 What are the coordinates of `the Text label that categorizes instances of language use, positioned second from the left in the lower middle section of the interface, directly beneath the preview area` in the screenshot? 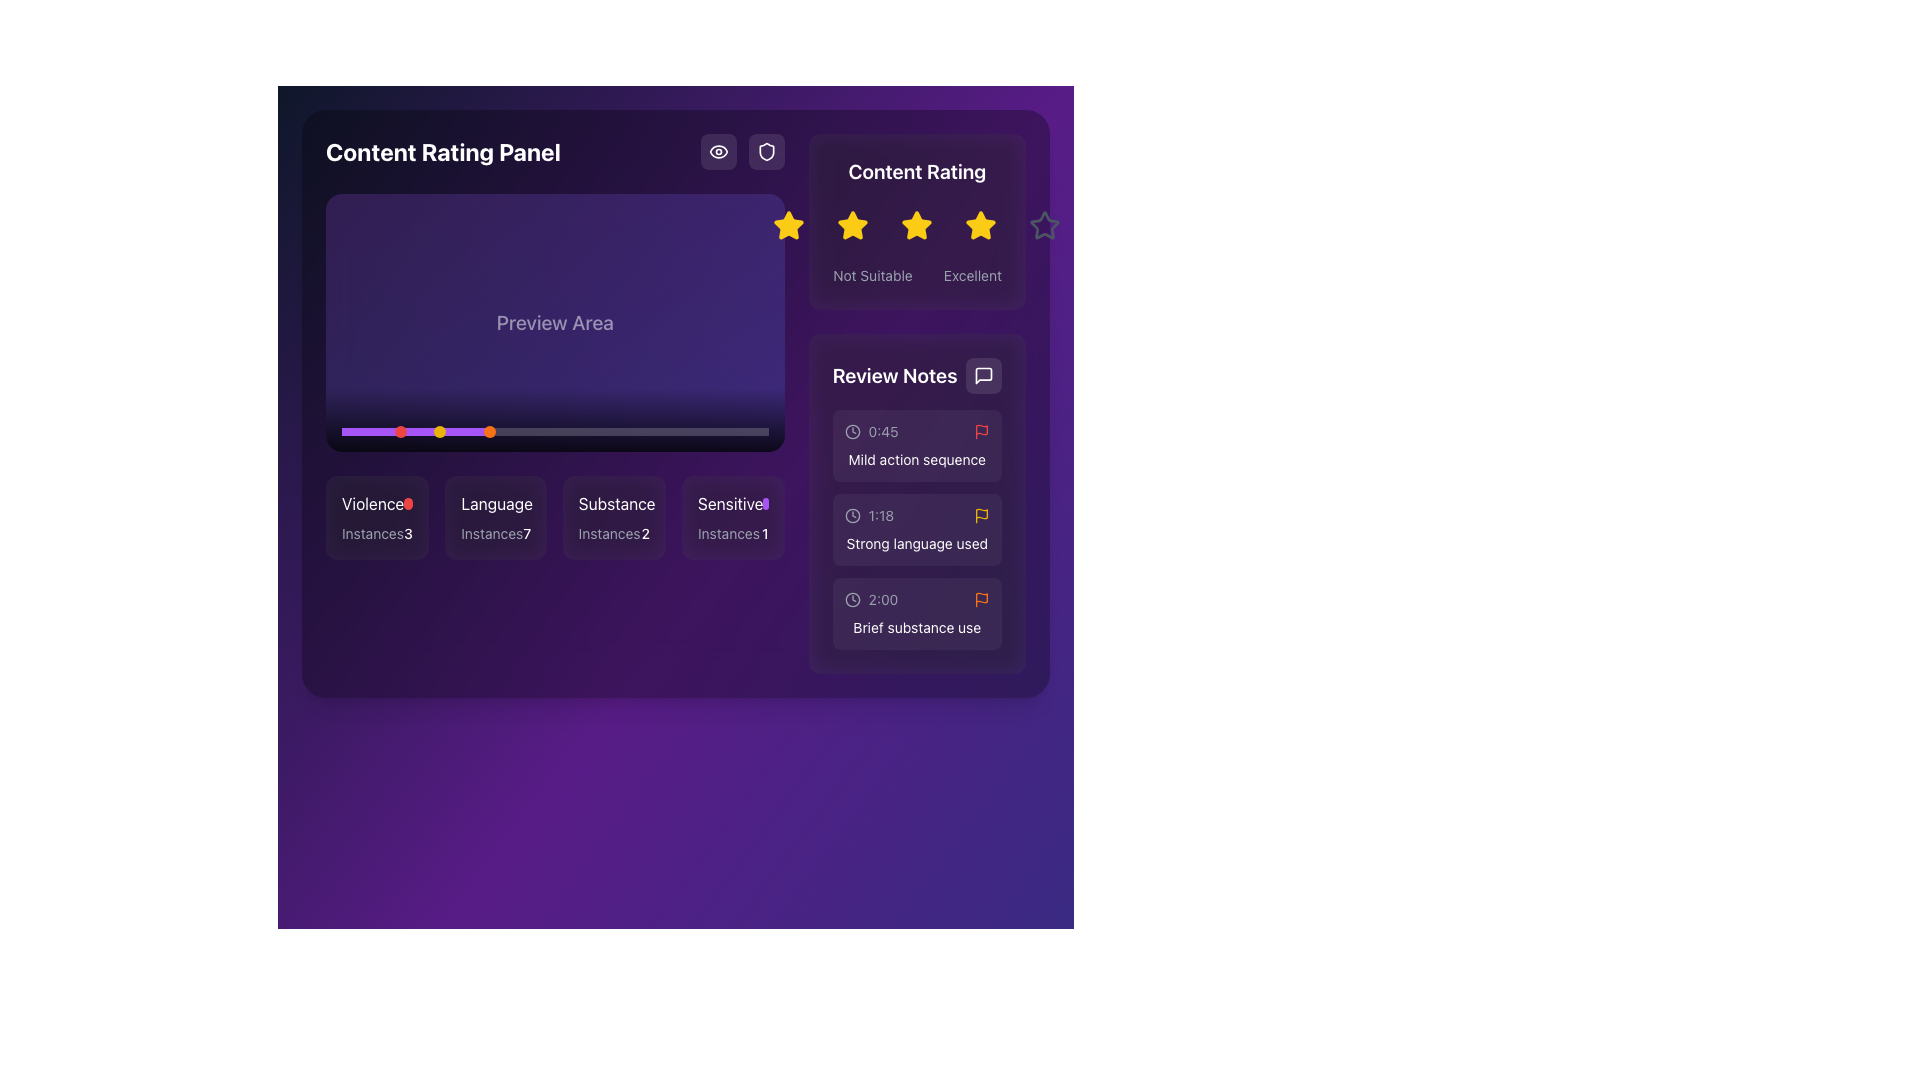 It's located at (496, 502).